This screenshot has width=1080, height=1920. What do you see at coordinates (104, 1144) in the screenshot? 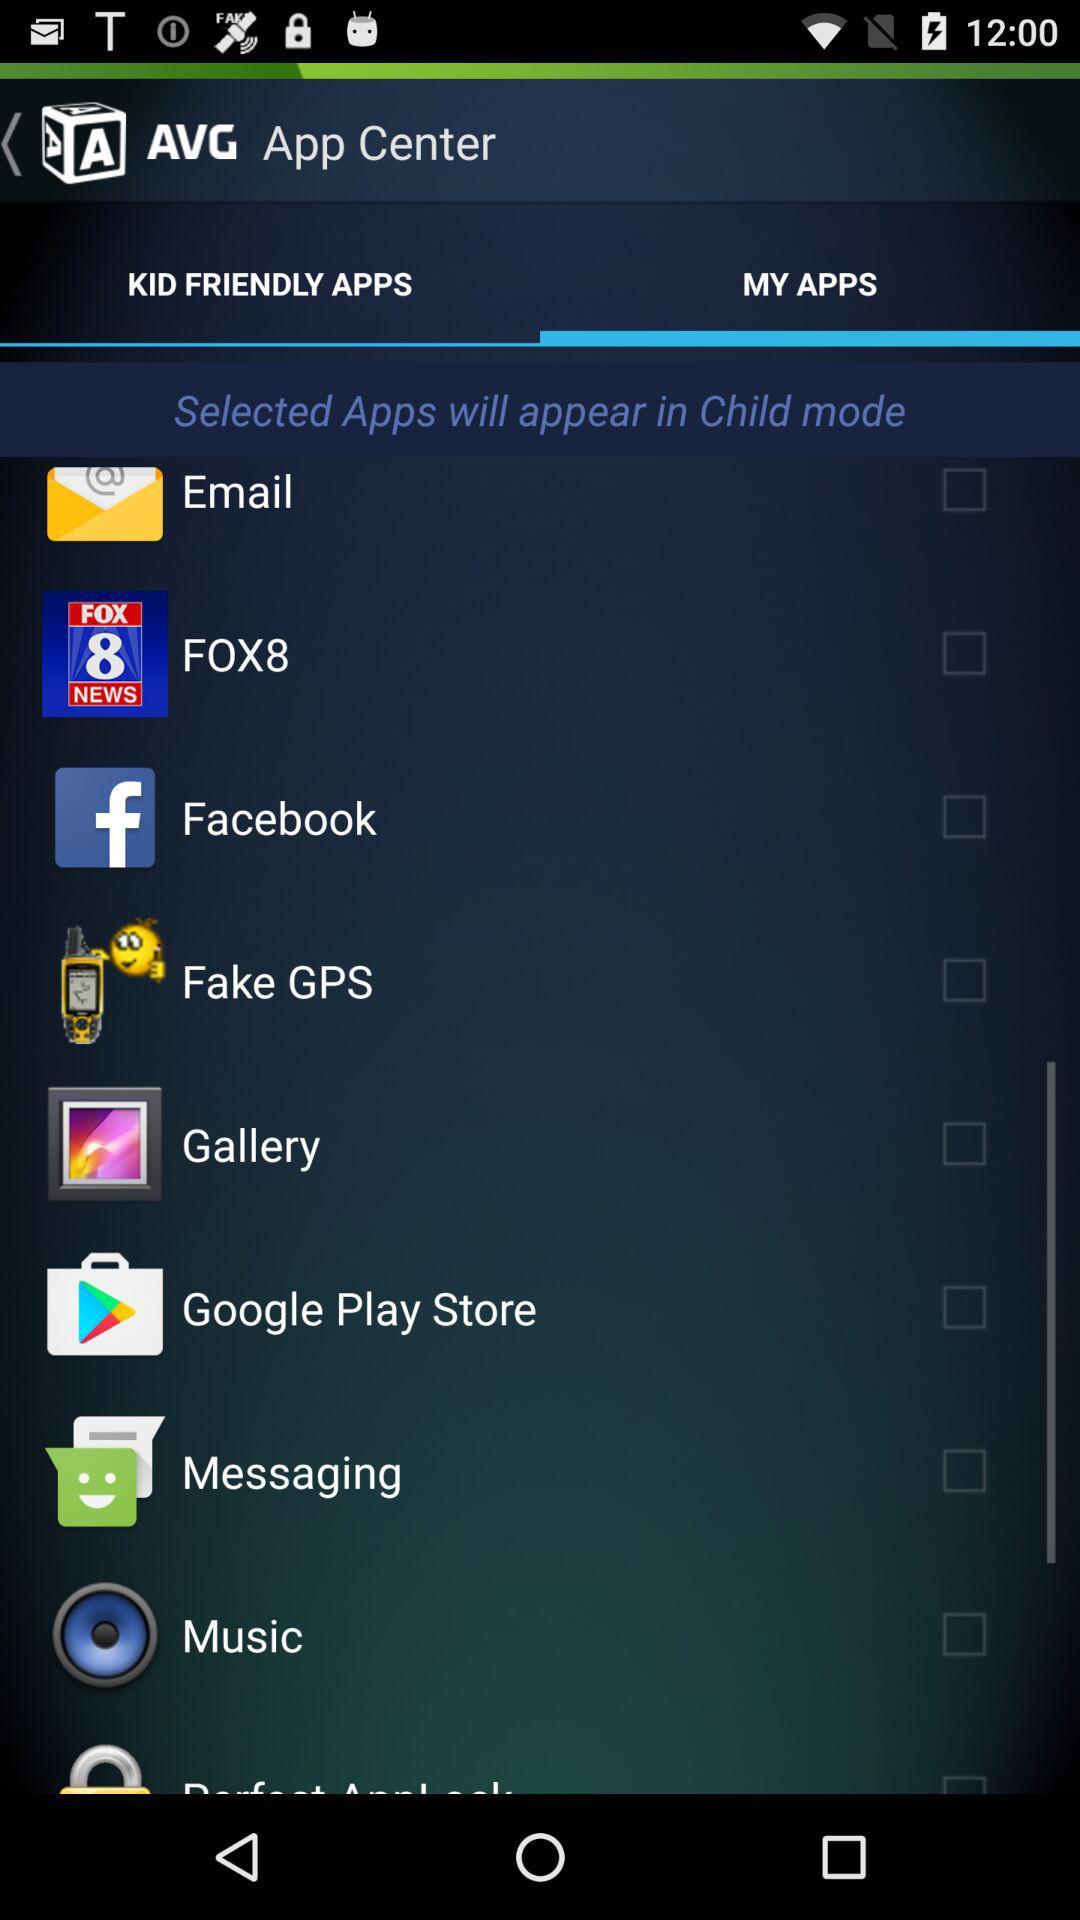
I see `see the gallery` at bounding box center [104, 1144].